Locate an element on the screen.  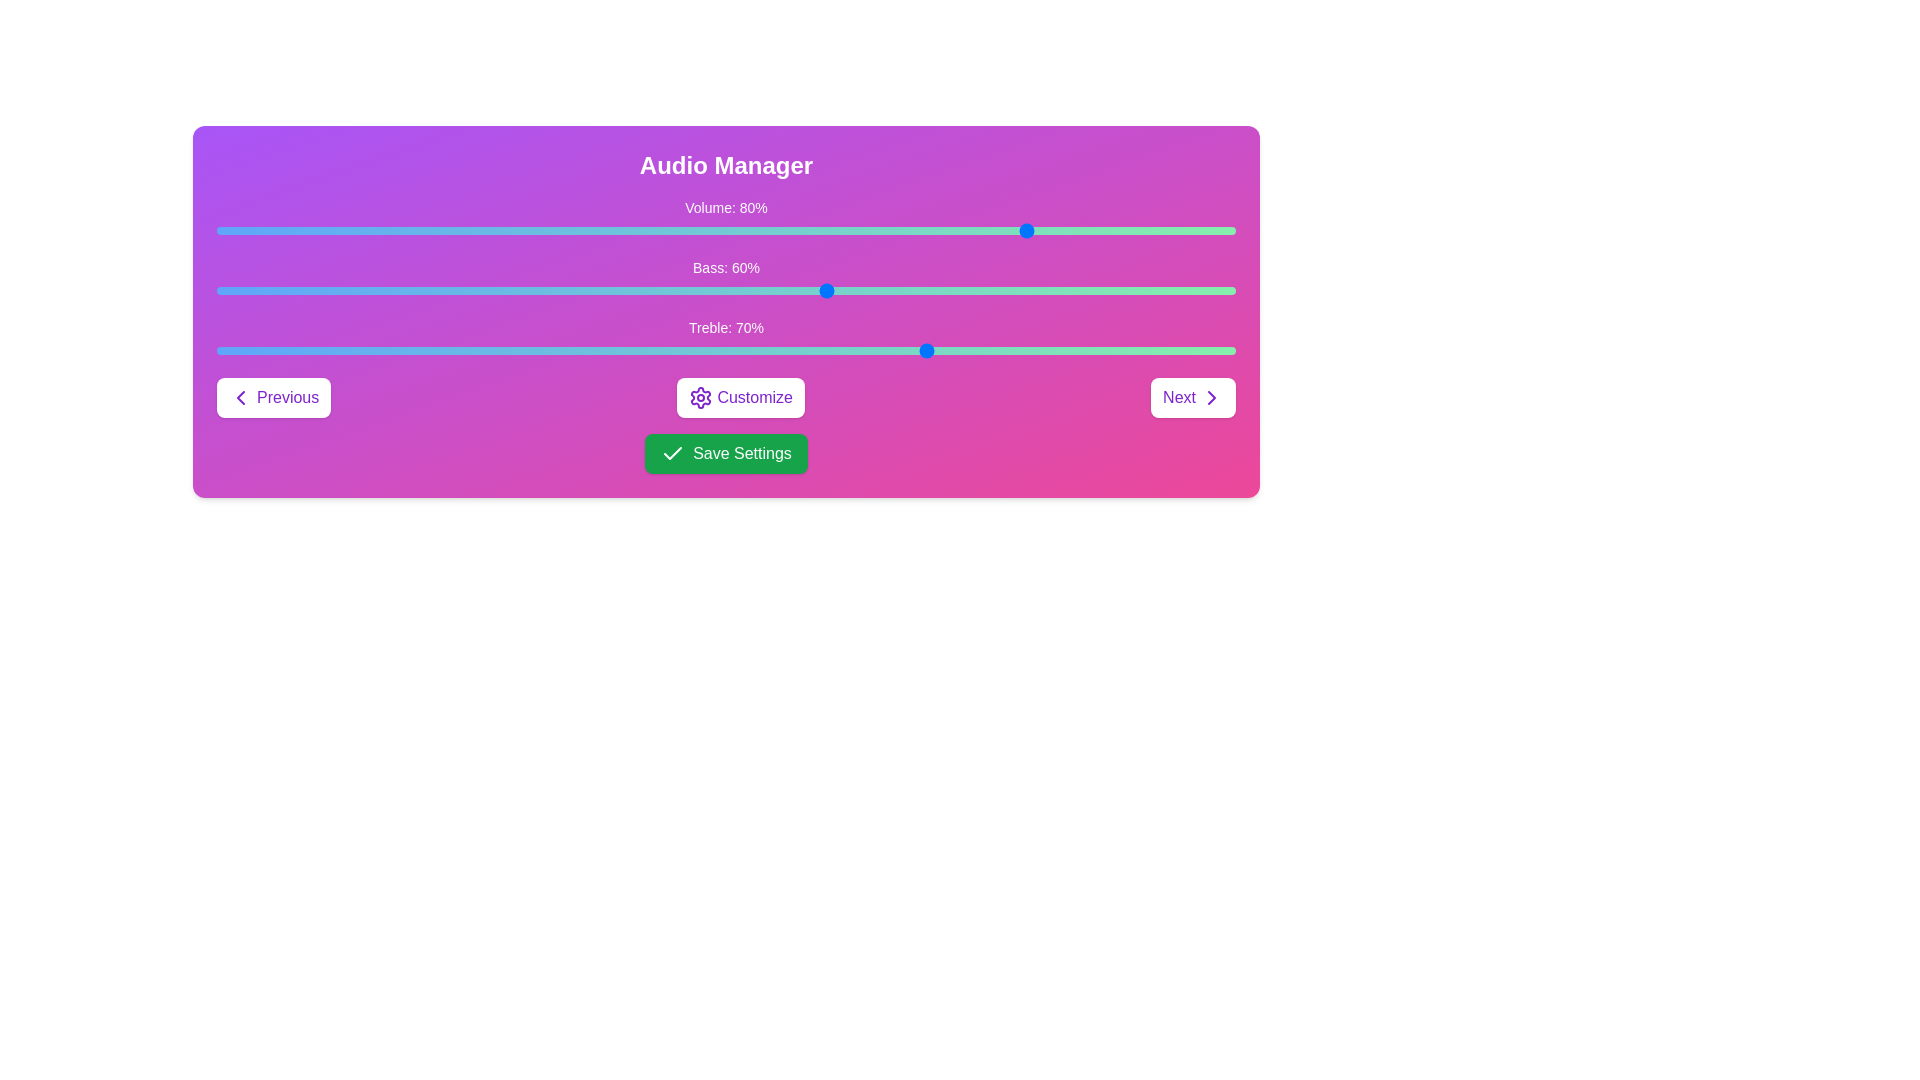
the knob of the range slider labeled 'bass: 60%' located in the 'Audio Manager' section is located at coordinates (725, 280).